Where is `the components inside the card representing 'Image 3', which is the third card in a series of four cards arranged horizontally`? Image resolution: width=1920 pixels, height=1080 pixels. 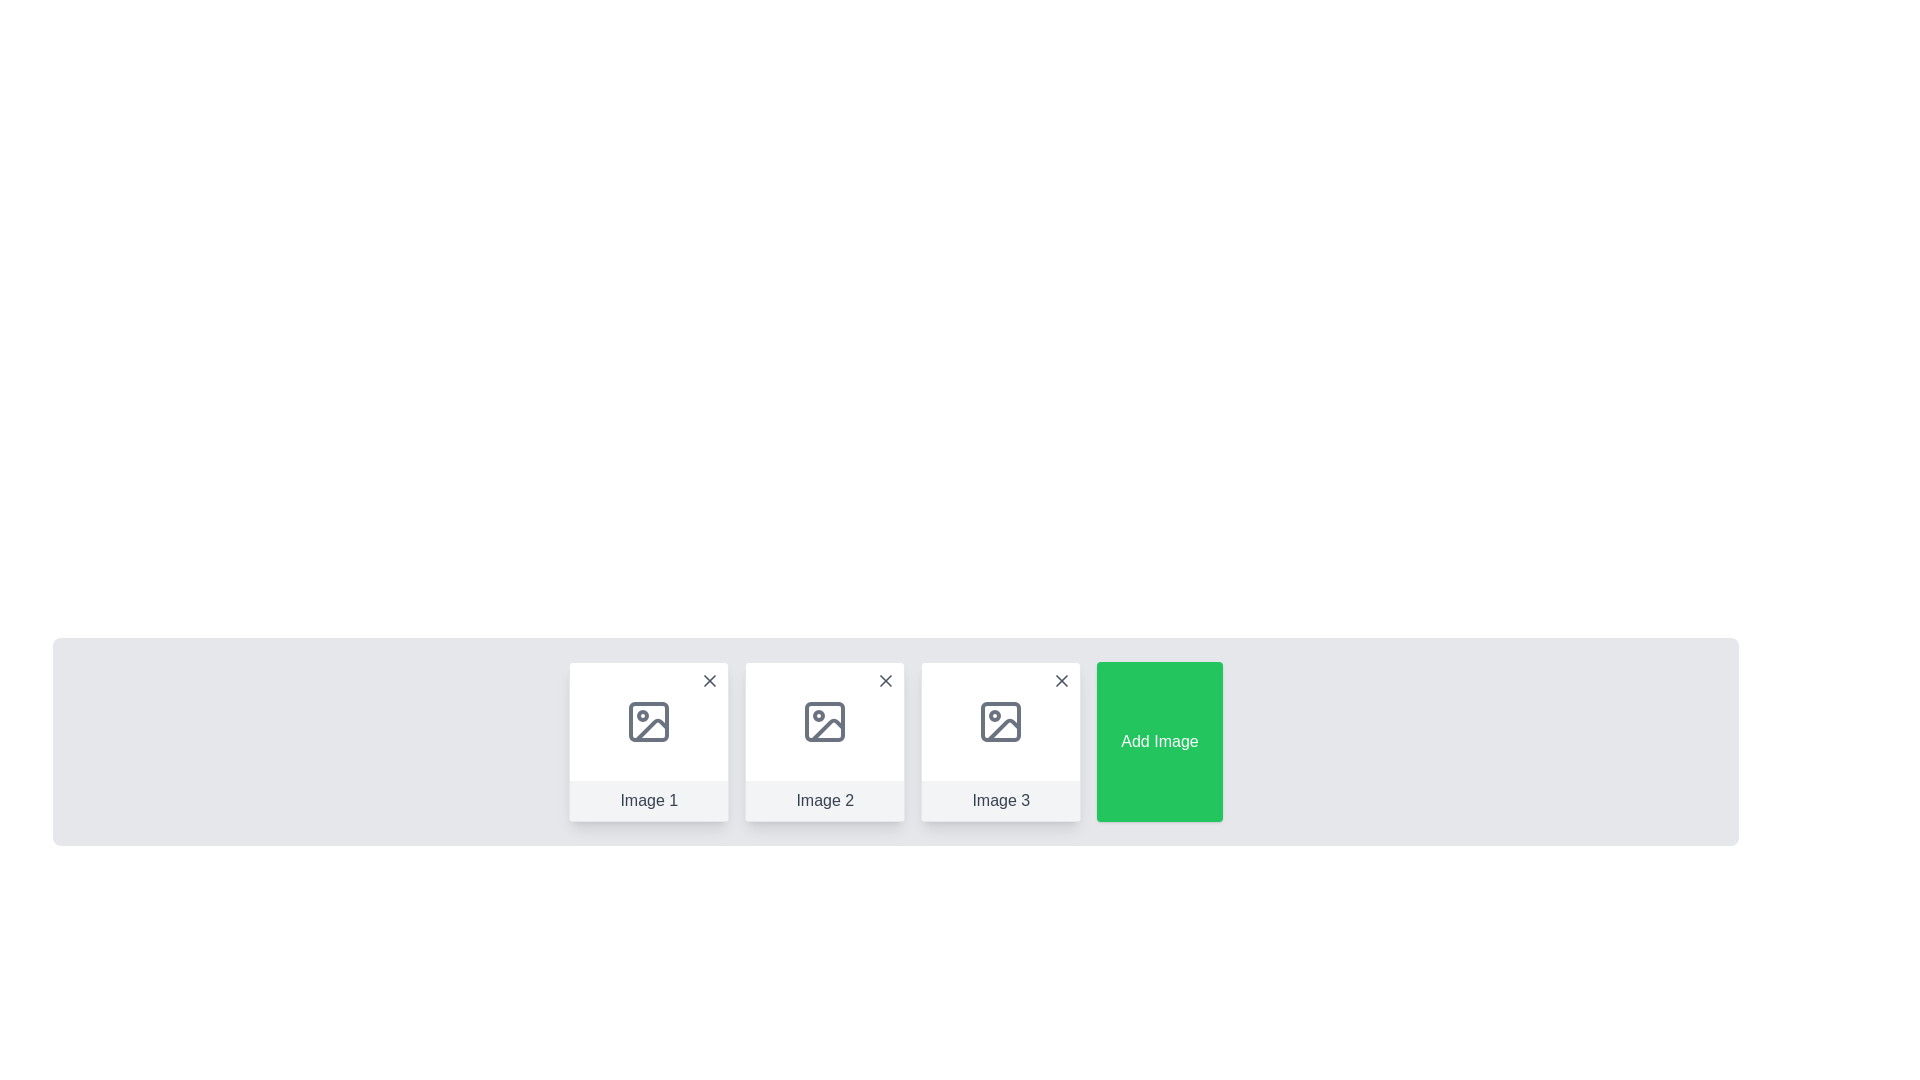 the components inside the card representing 'Image 3', which is the third card in a series of four cards arranged horizontally is located at coordinates (1001, 741).